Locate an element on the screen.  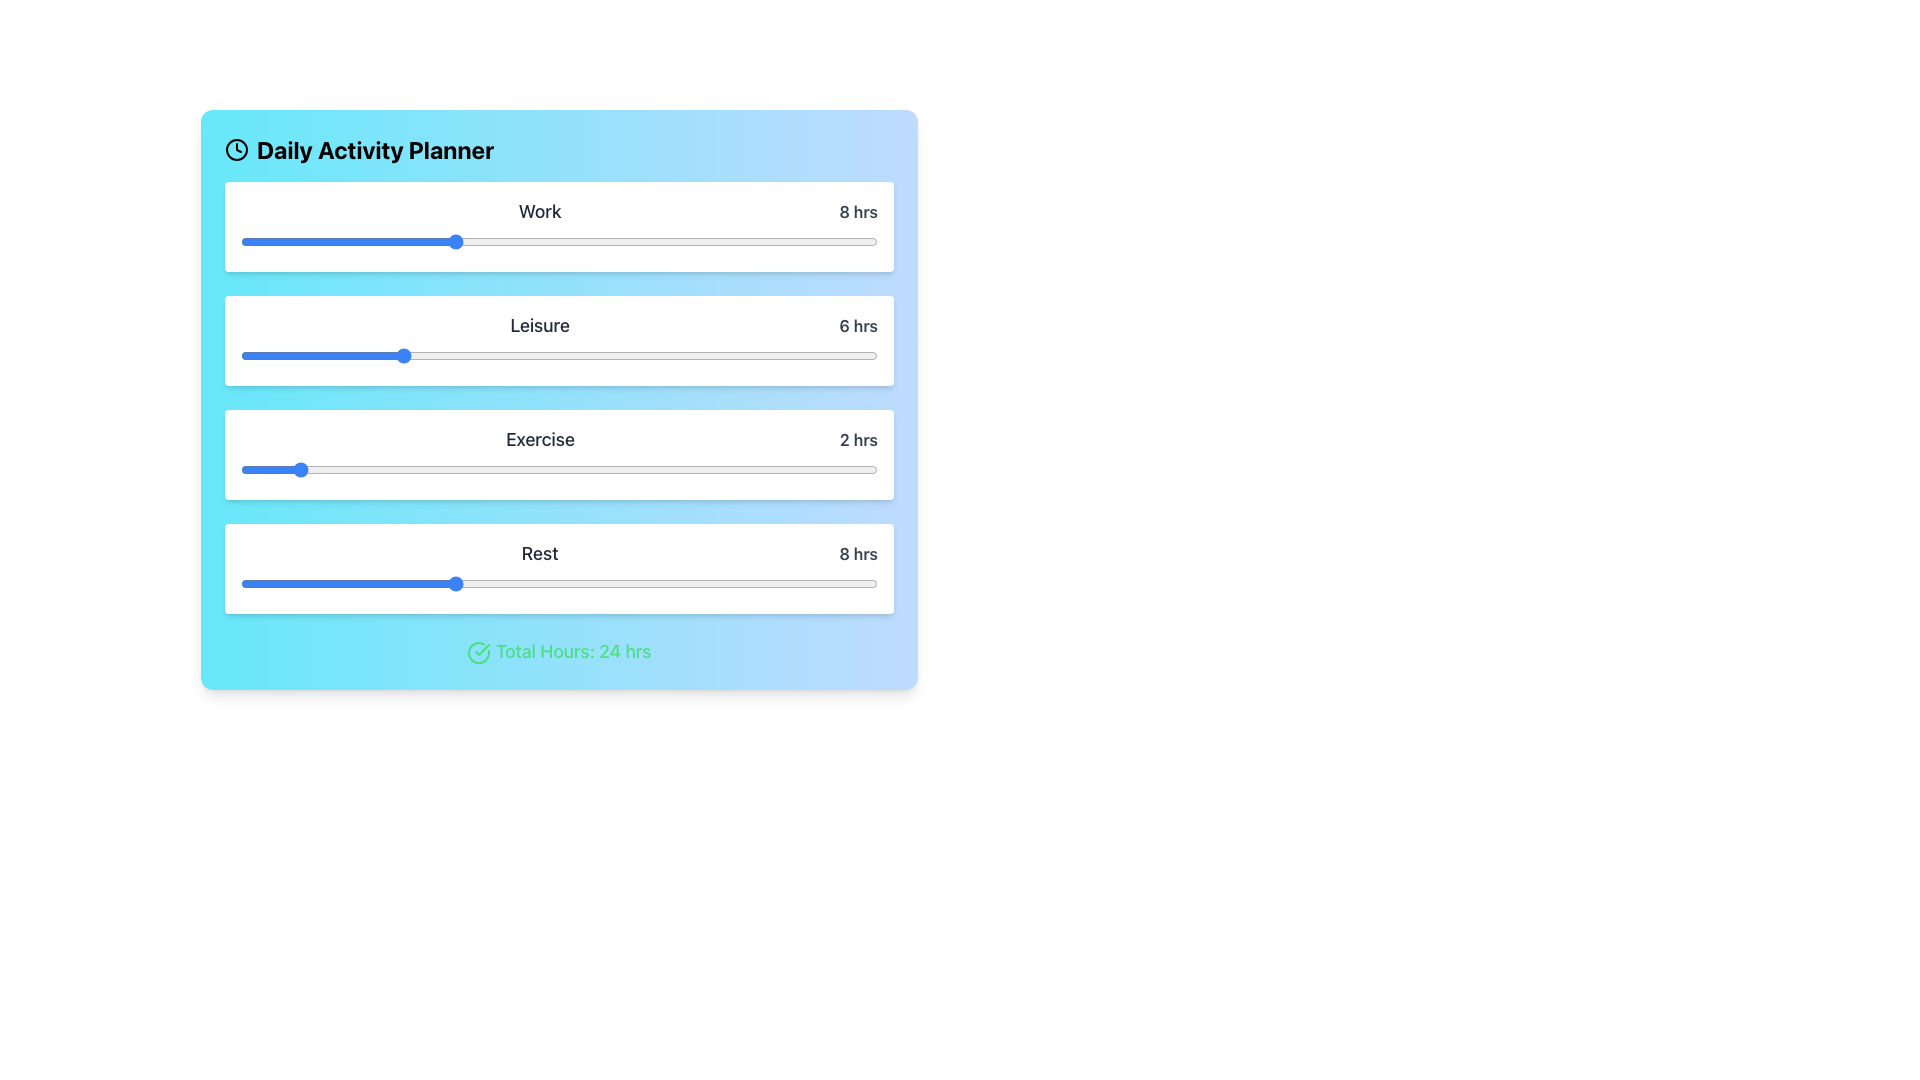
the black circular outline of the SVG-based clock icon, which is adjacent to the 'Daily Activity Planner' text at the top-left of the interface is located at coordinates (236, 149).